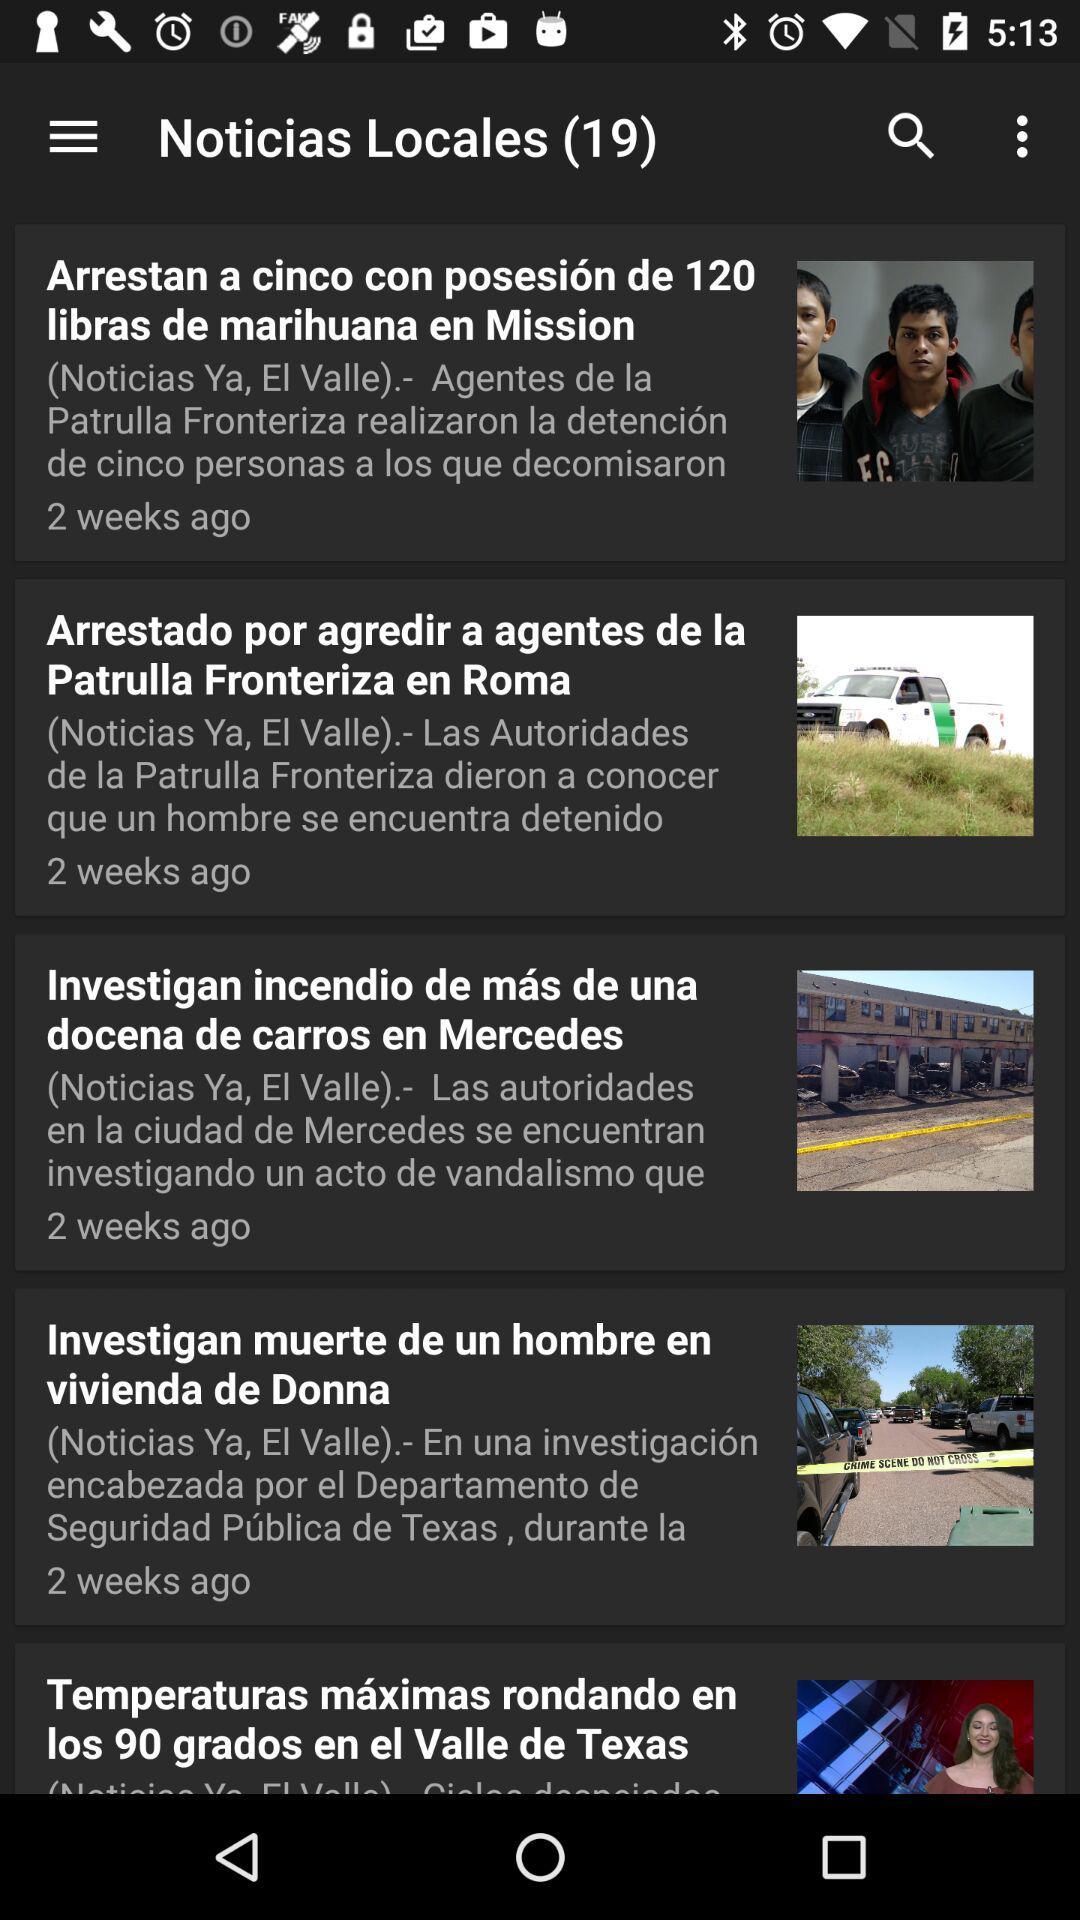 The image size is (1080, 1920). What do you see at coordinates (72, 135) in the screenshot?
I see `app above arrestan a cinco app` at bounding box center [72, 135].